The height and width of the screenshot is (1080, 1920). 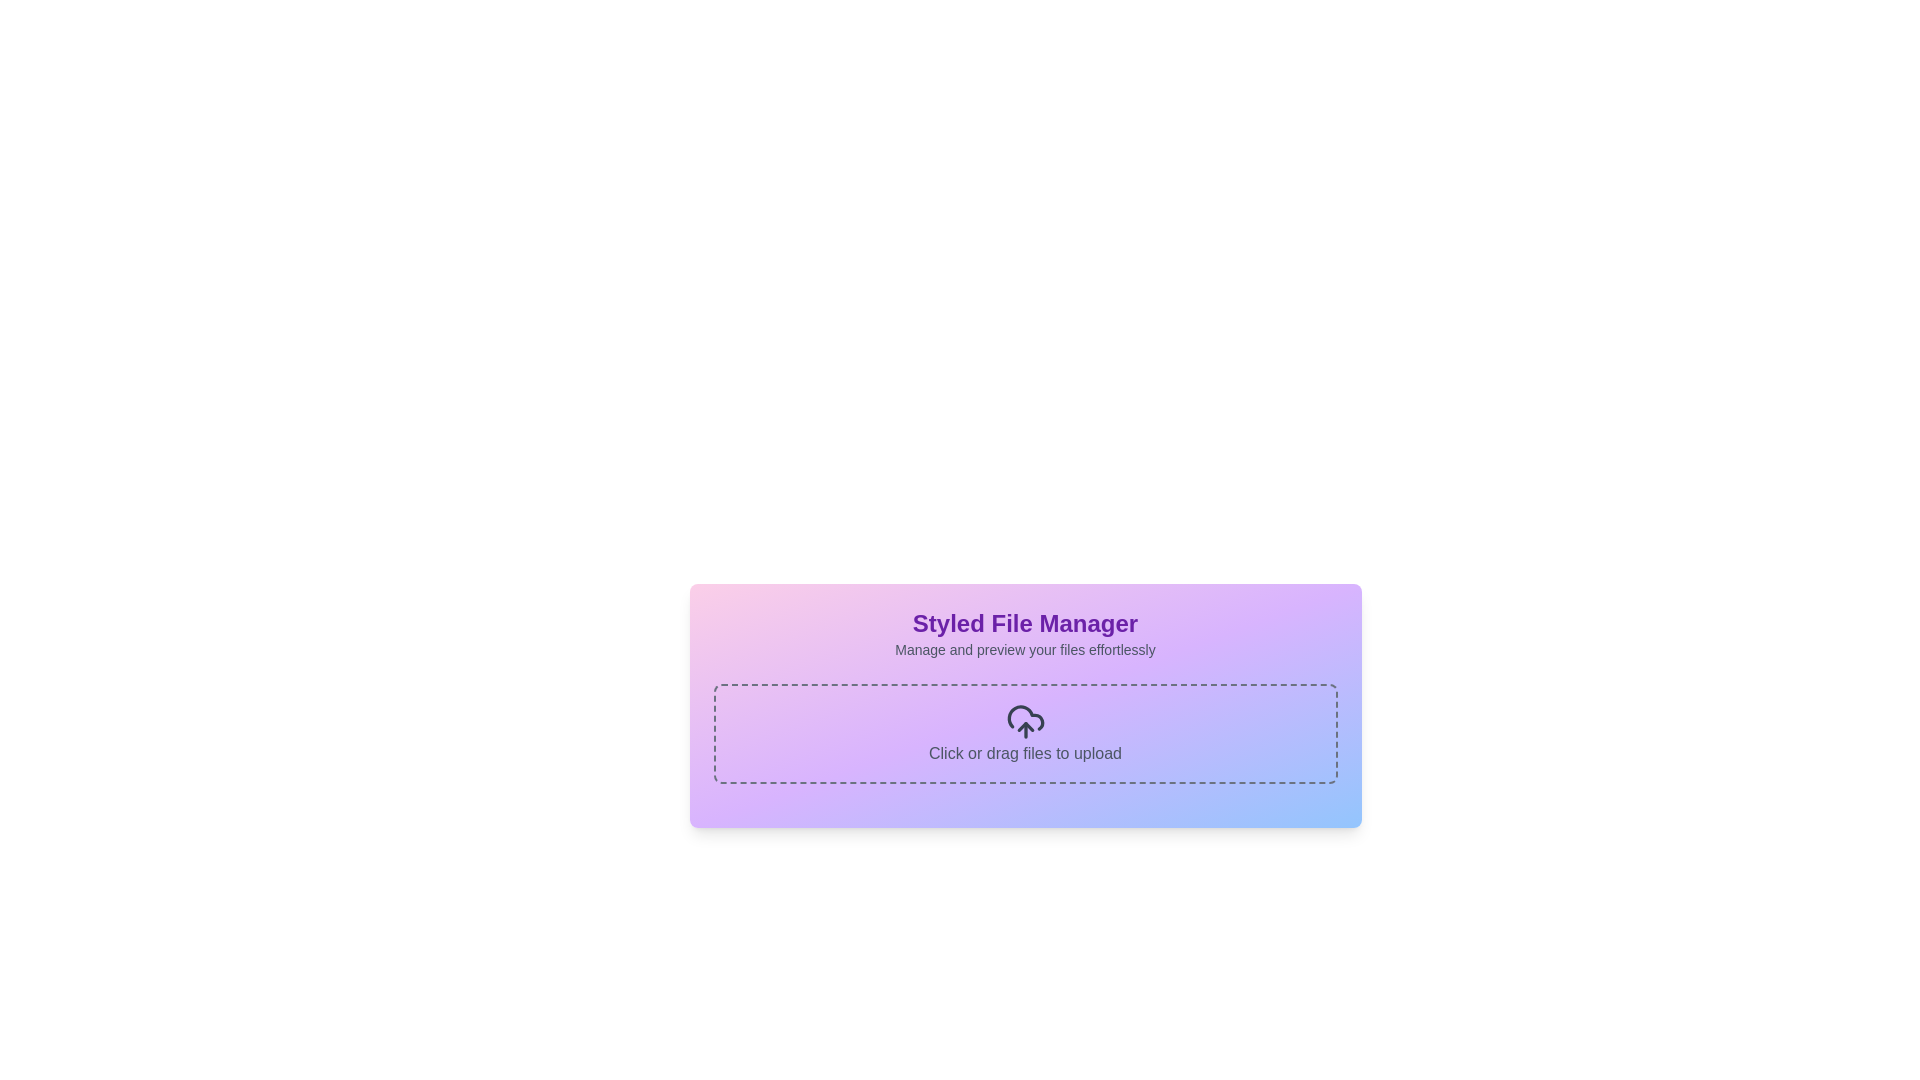 What do you see at coordinates (1025, 650) in the screenshot?
I see `the descriptive text element that provides information about the file manager functionality, which is positioned centrally below the title 'Styled File Manager'` at bounding box center [1025, 650].